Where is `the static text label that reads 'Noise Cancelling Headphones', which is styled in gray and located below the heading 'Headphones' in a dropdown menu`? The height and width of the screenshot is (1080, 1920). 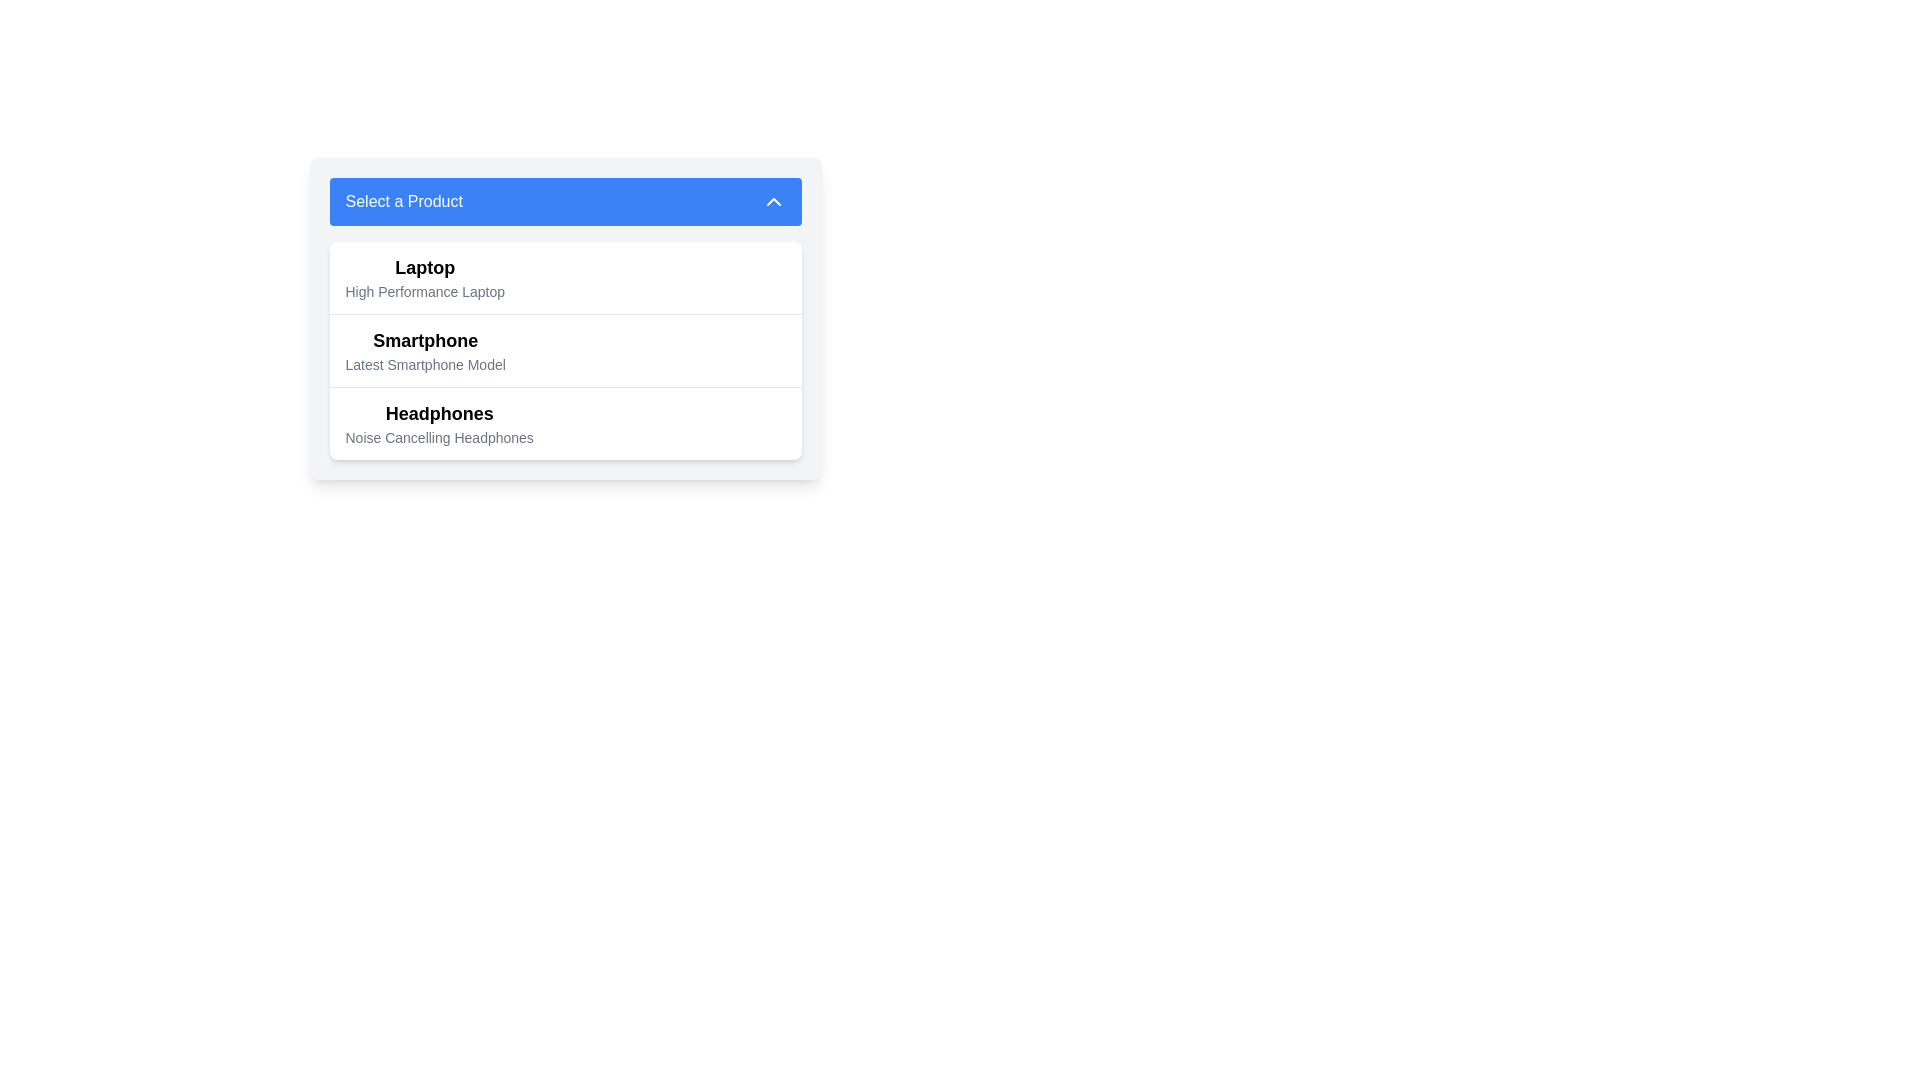 the static text label that reads 'Noise Cancelling Headphones', which is styled in gray and located below the heading 'Headphones' in a dropdown menu is located at coordinates (438, 437).